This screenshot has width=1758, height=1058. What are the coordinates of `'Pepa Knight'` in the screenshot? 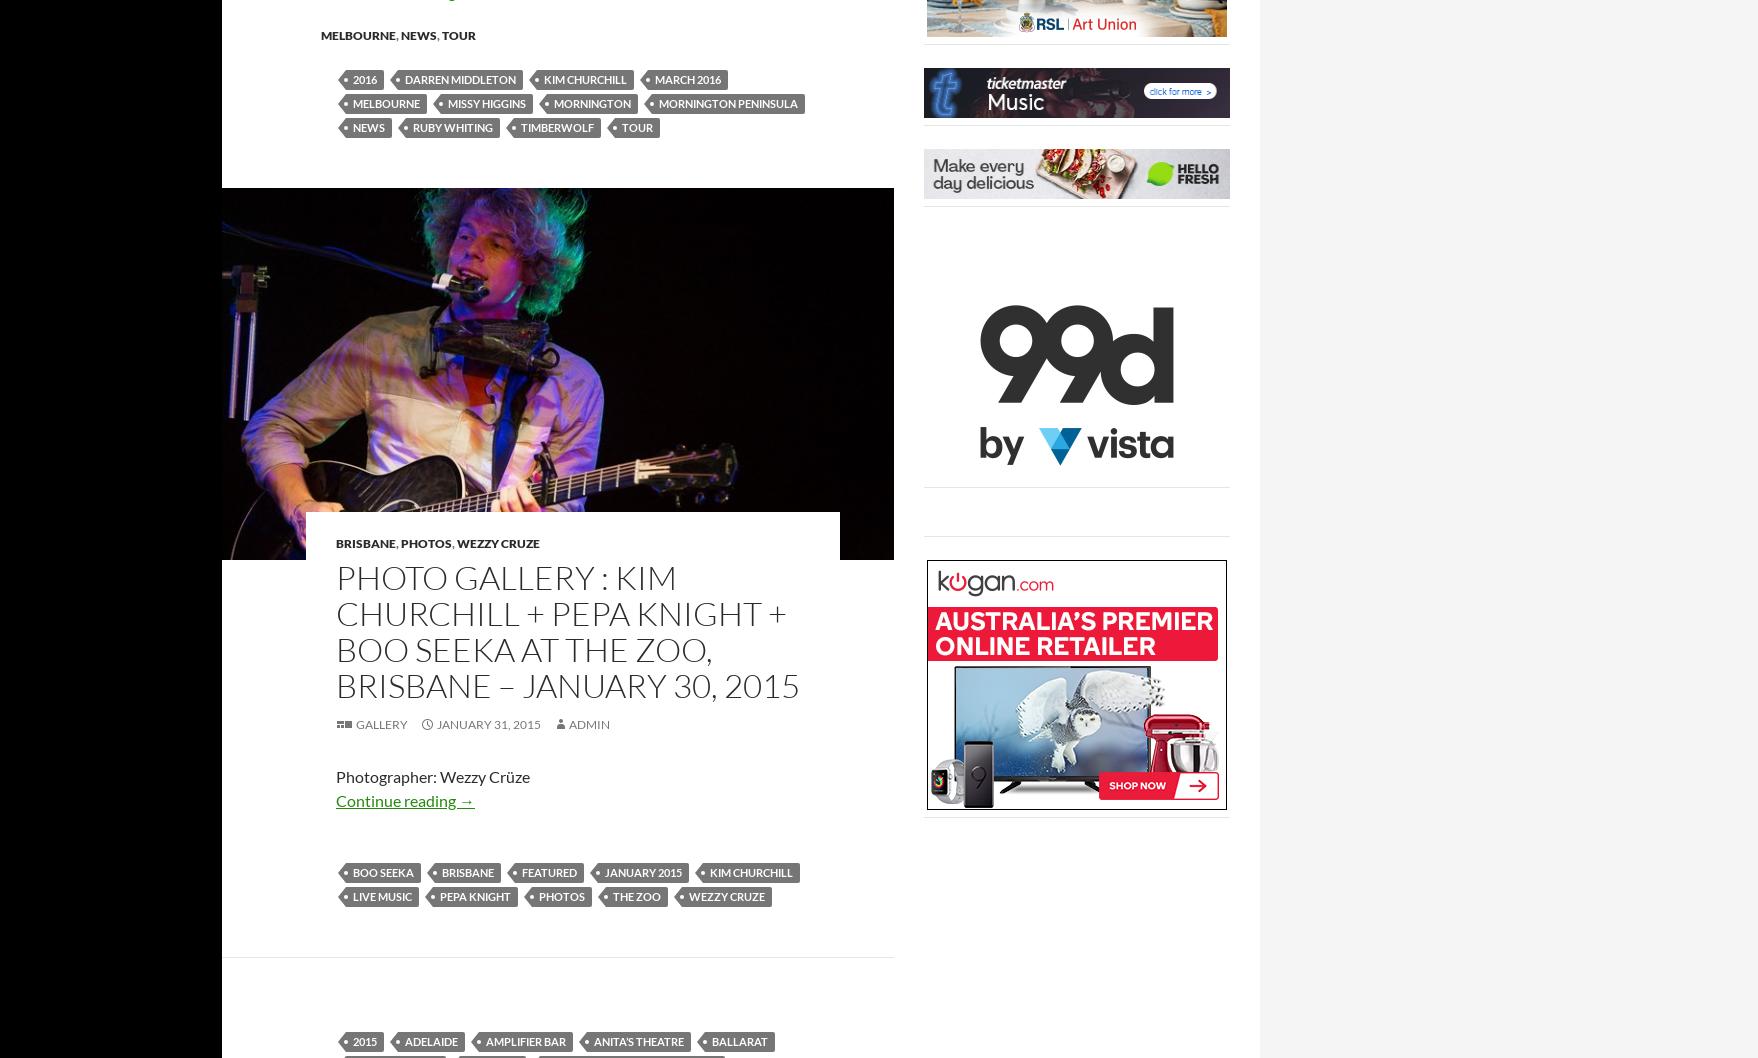 It's located at (474, 896).